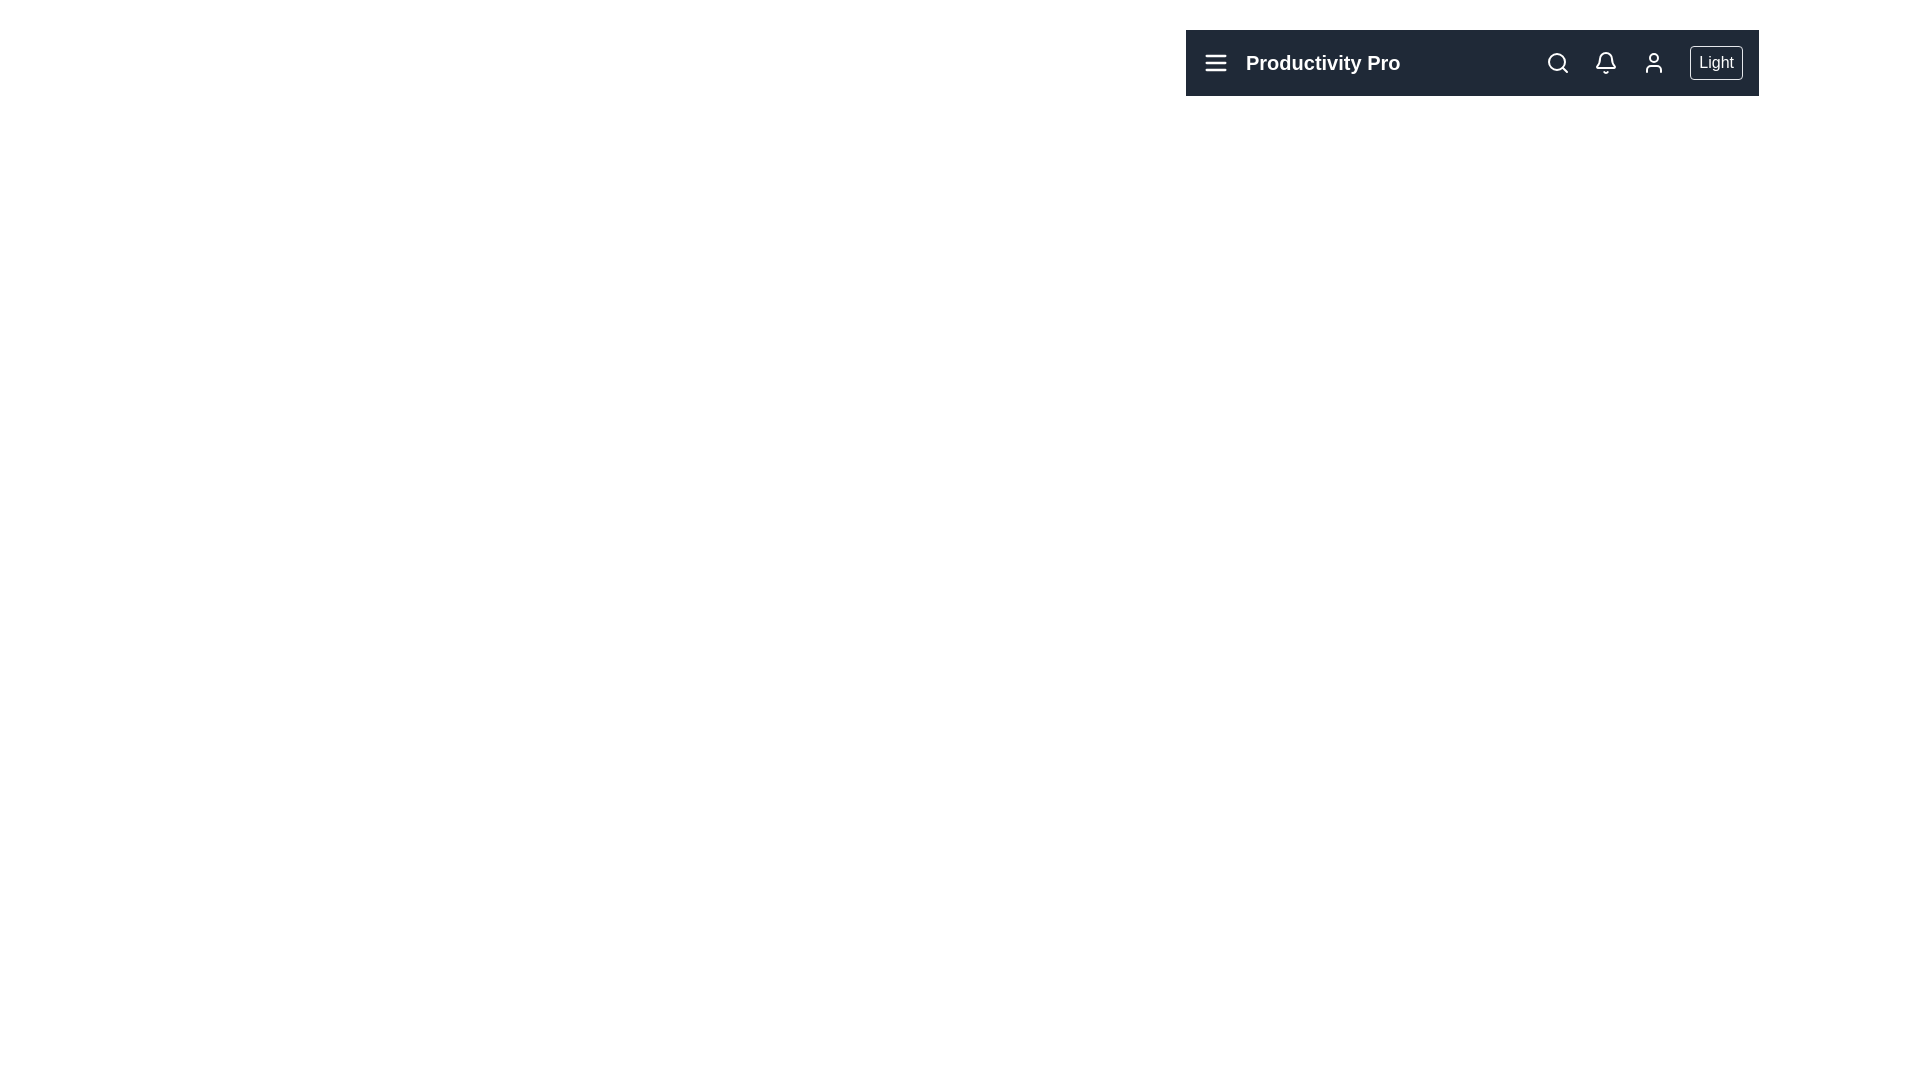  I want to click on the bell icon to open the notifications section, so click(1606, 61).